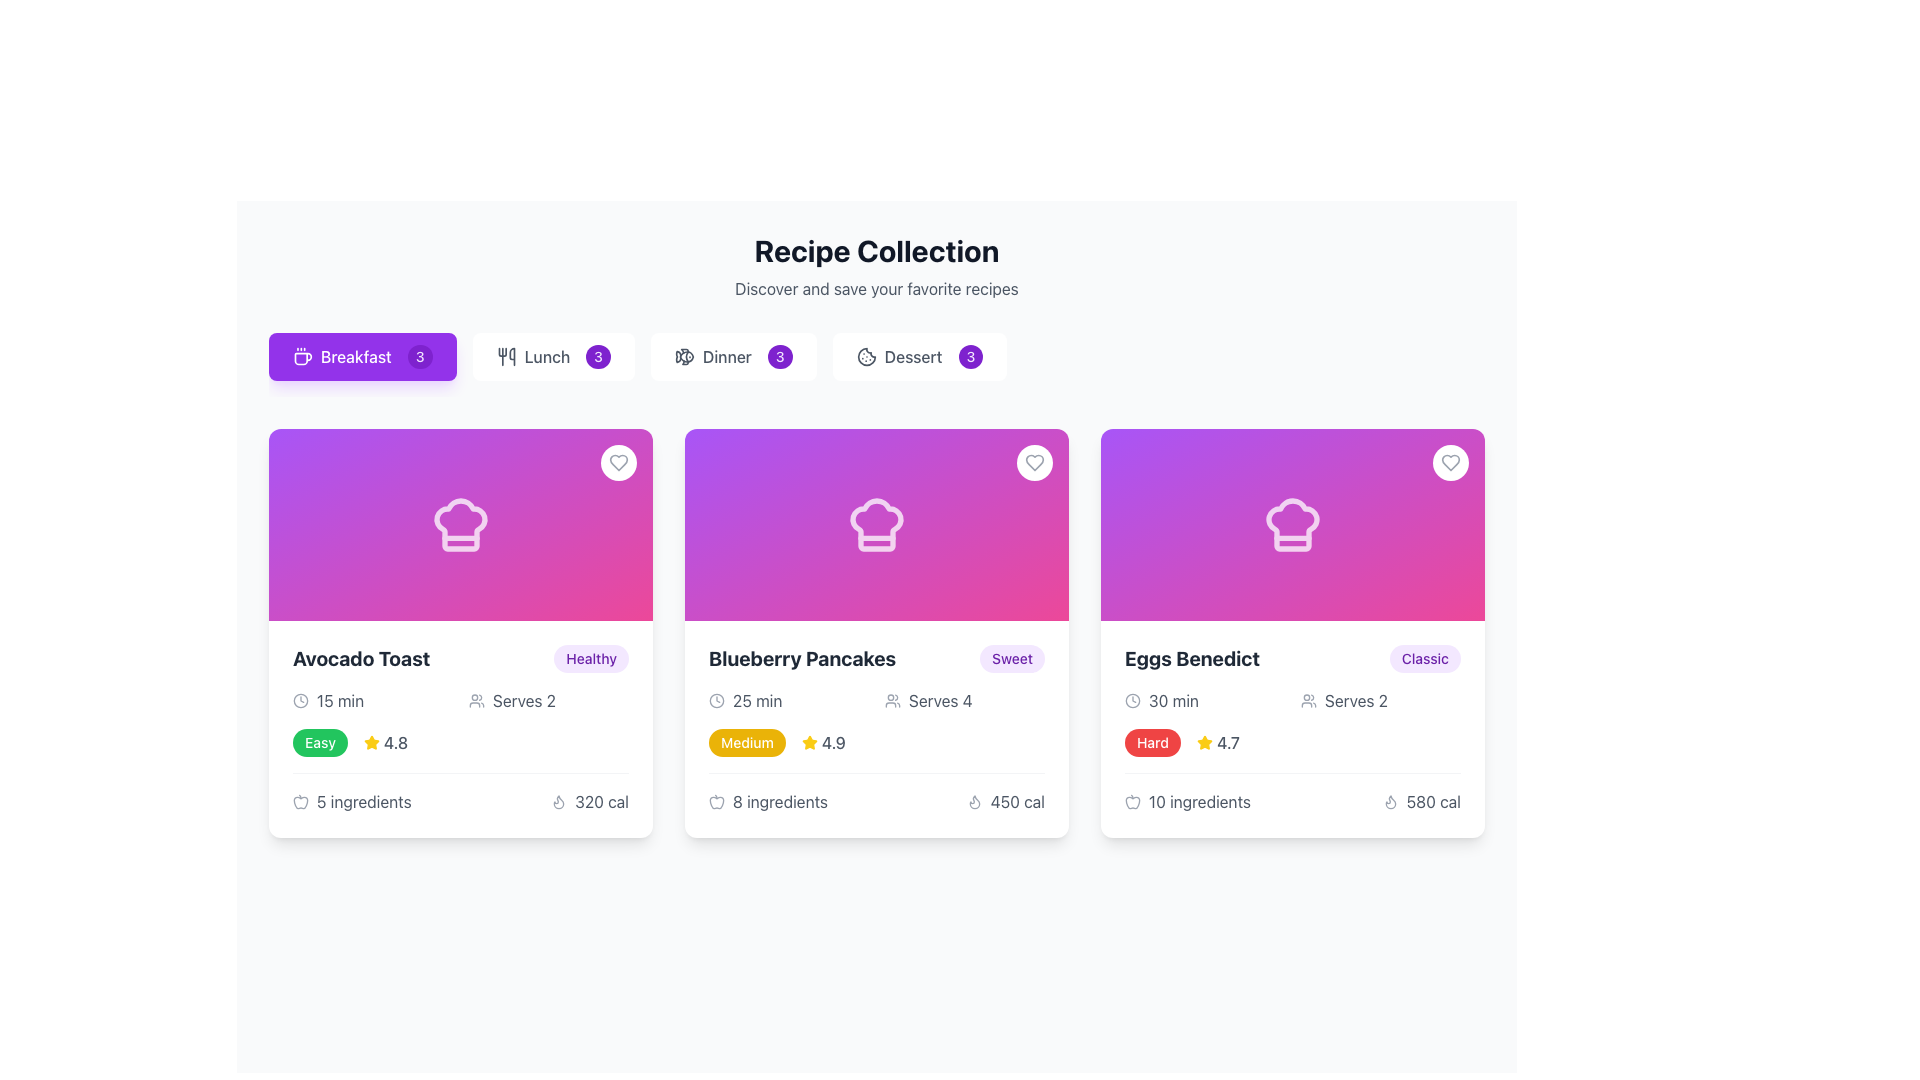  Describe the element at coordinates (1227, 743) in the screenshot. I see `the static text label displaying the numeric rating '4.7', which is styled with a gray color and medium font weight, located to the right of the yellow star icon in the card for 'Eggs Benedict'` at that location.